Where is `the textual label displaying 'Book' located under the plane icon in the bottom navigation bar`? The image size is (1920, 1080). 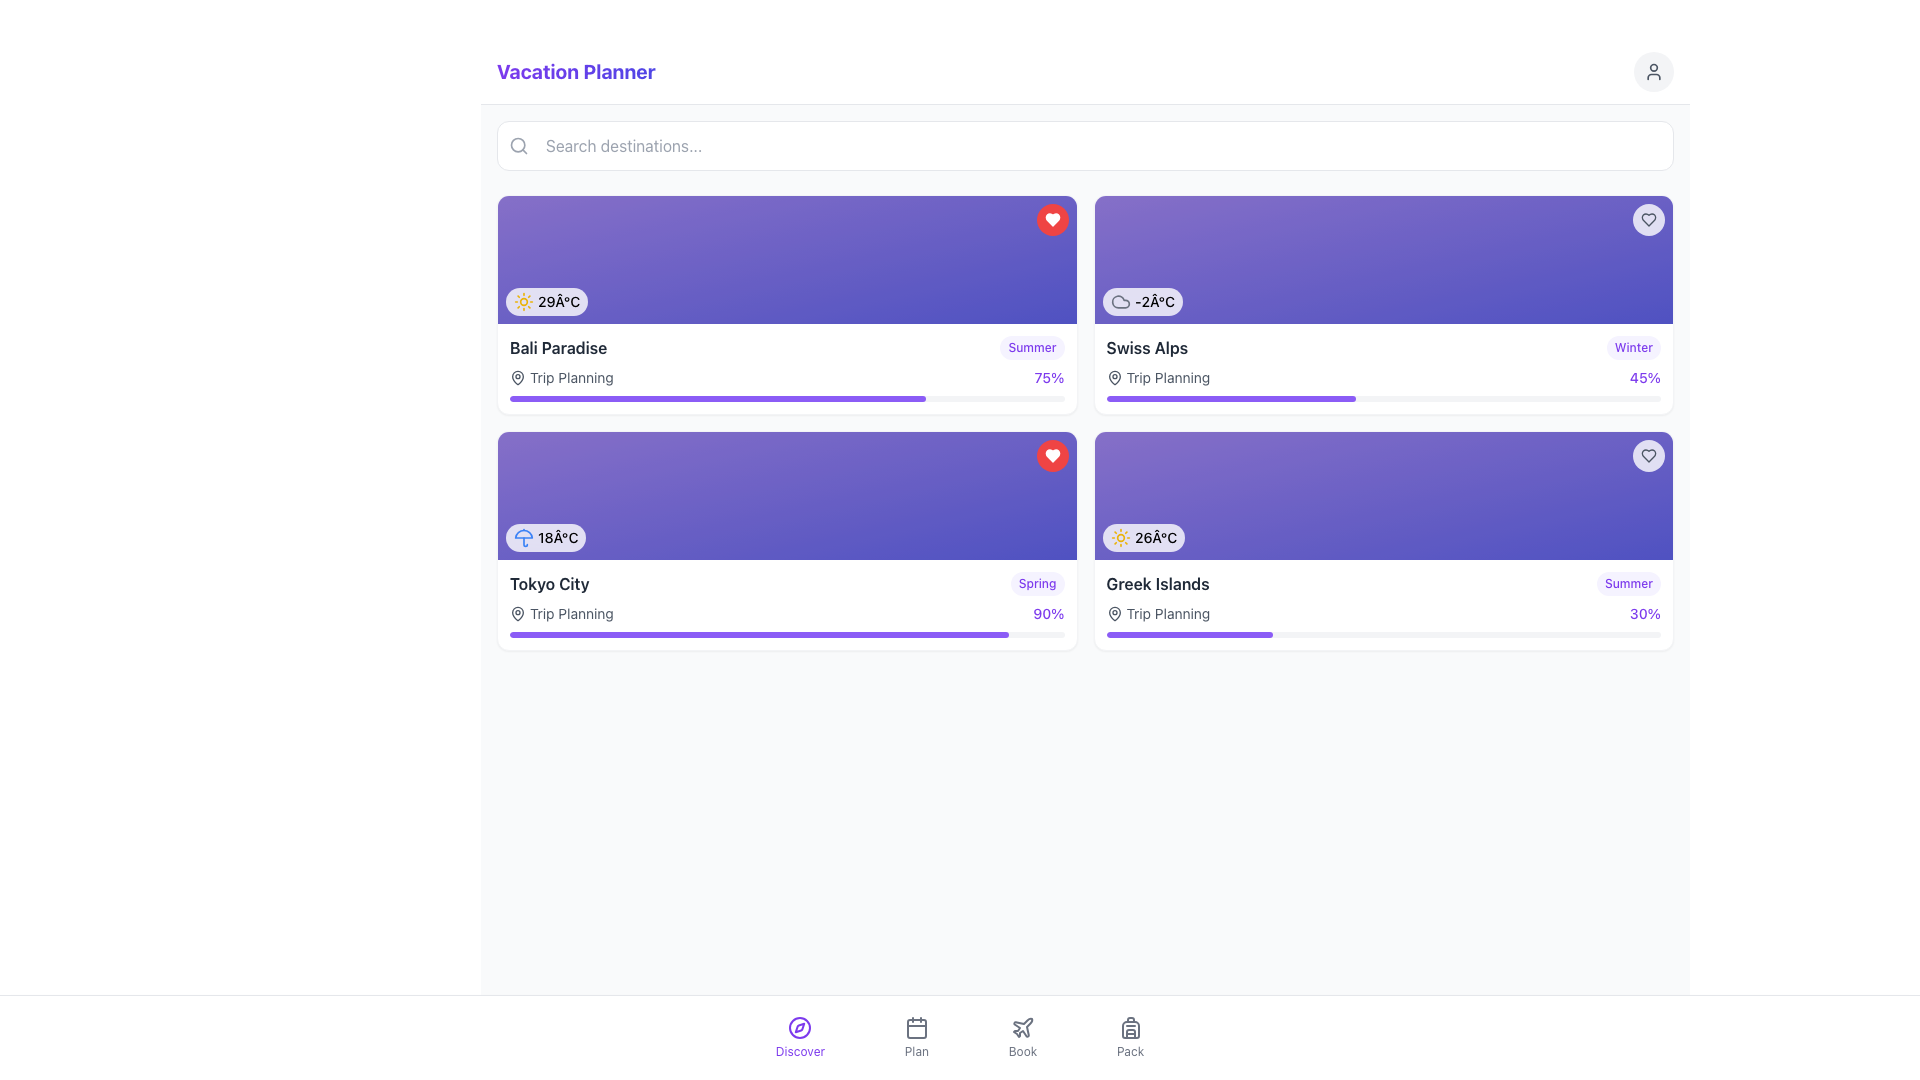 the textual label displaying 'Book' located under the plane icon in the bottom navigation bar is located at coordinates (1022, 1051).